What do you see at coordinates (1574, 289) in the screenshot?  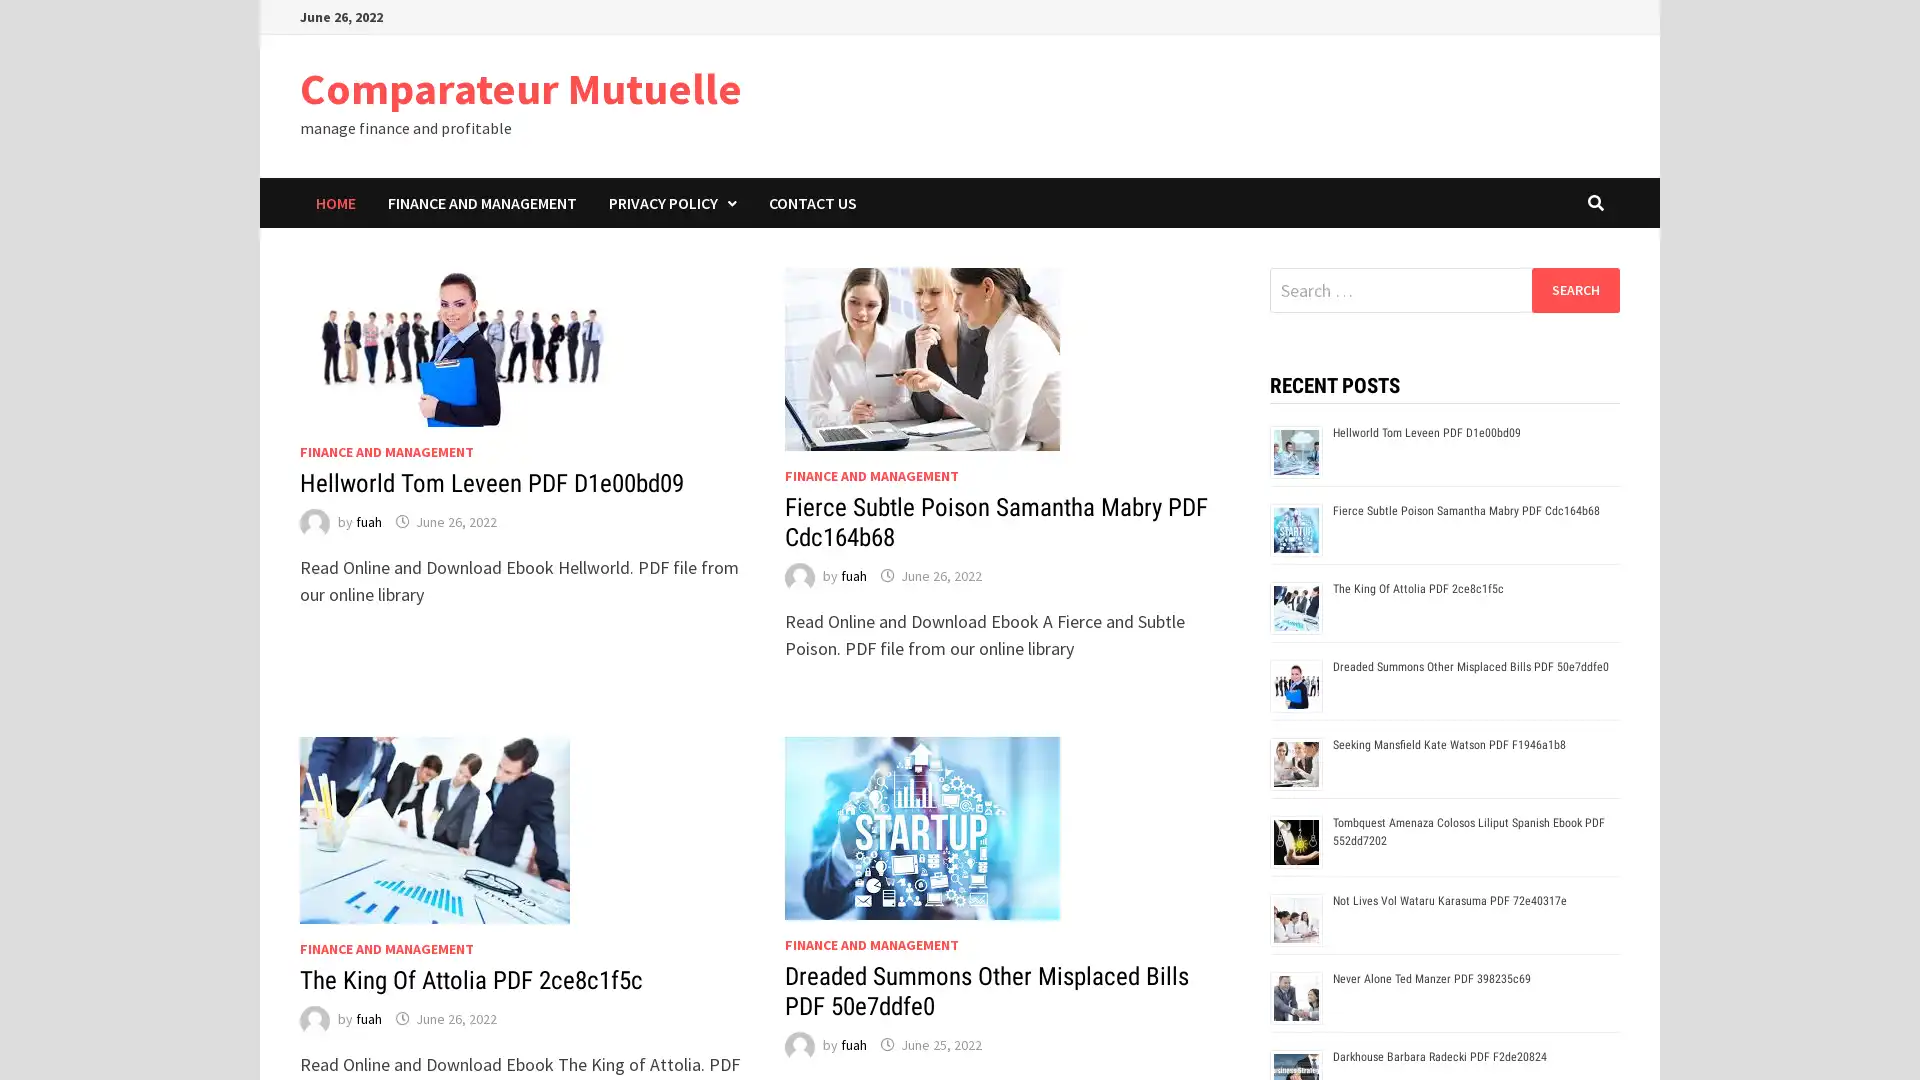 I see `Search` at bounding box center [1574, 289].